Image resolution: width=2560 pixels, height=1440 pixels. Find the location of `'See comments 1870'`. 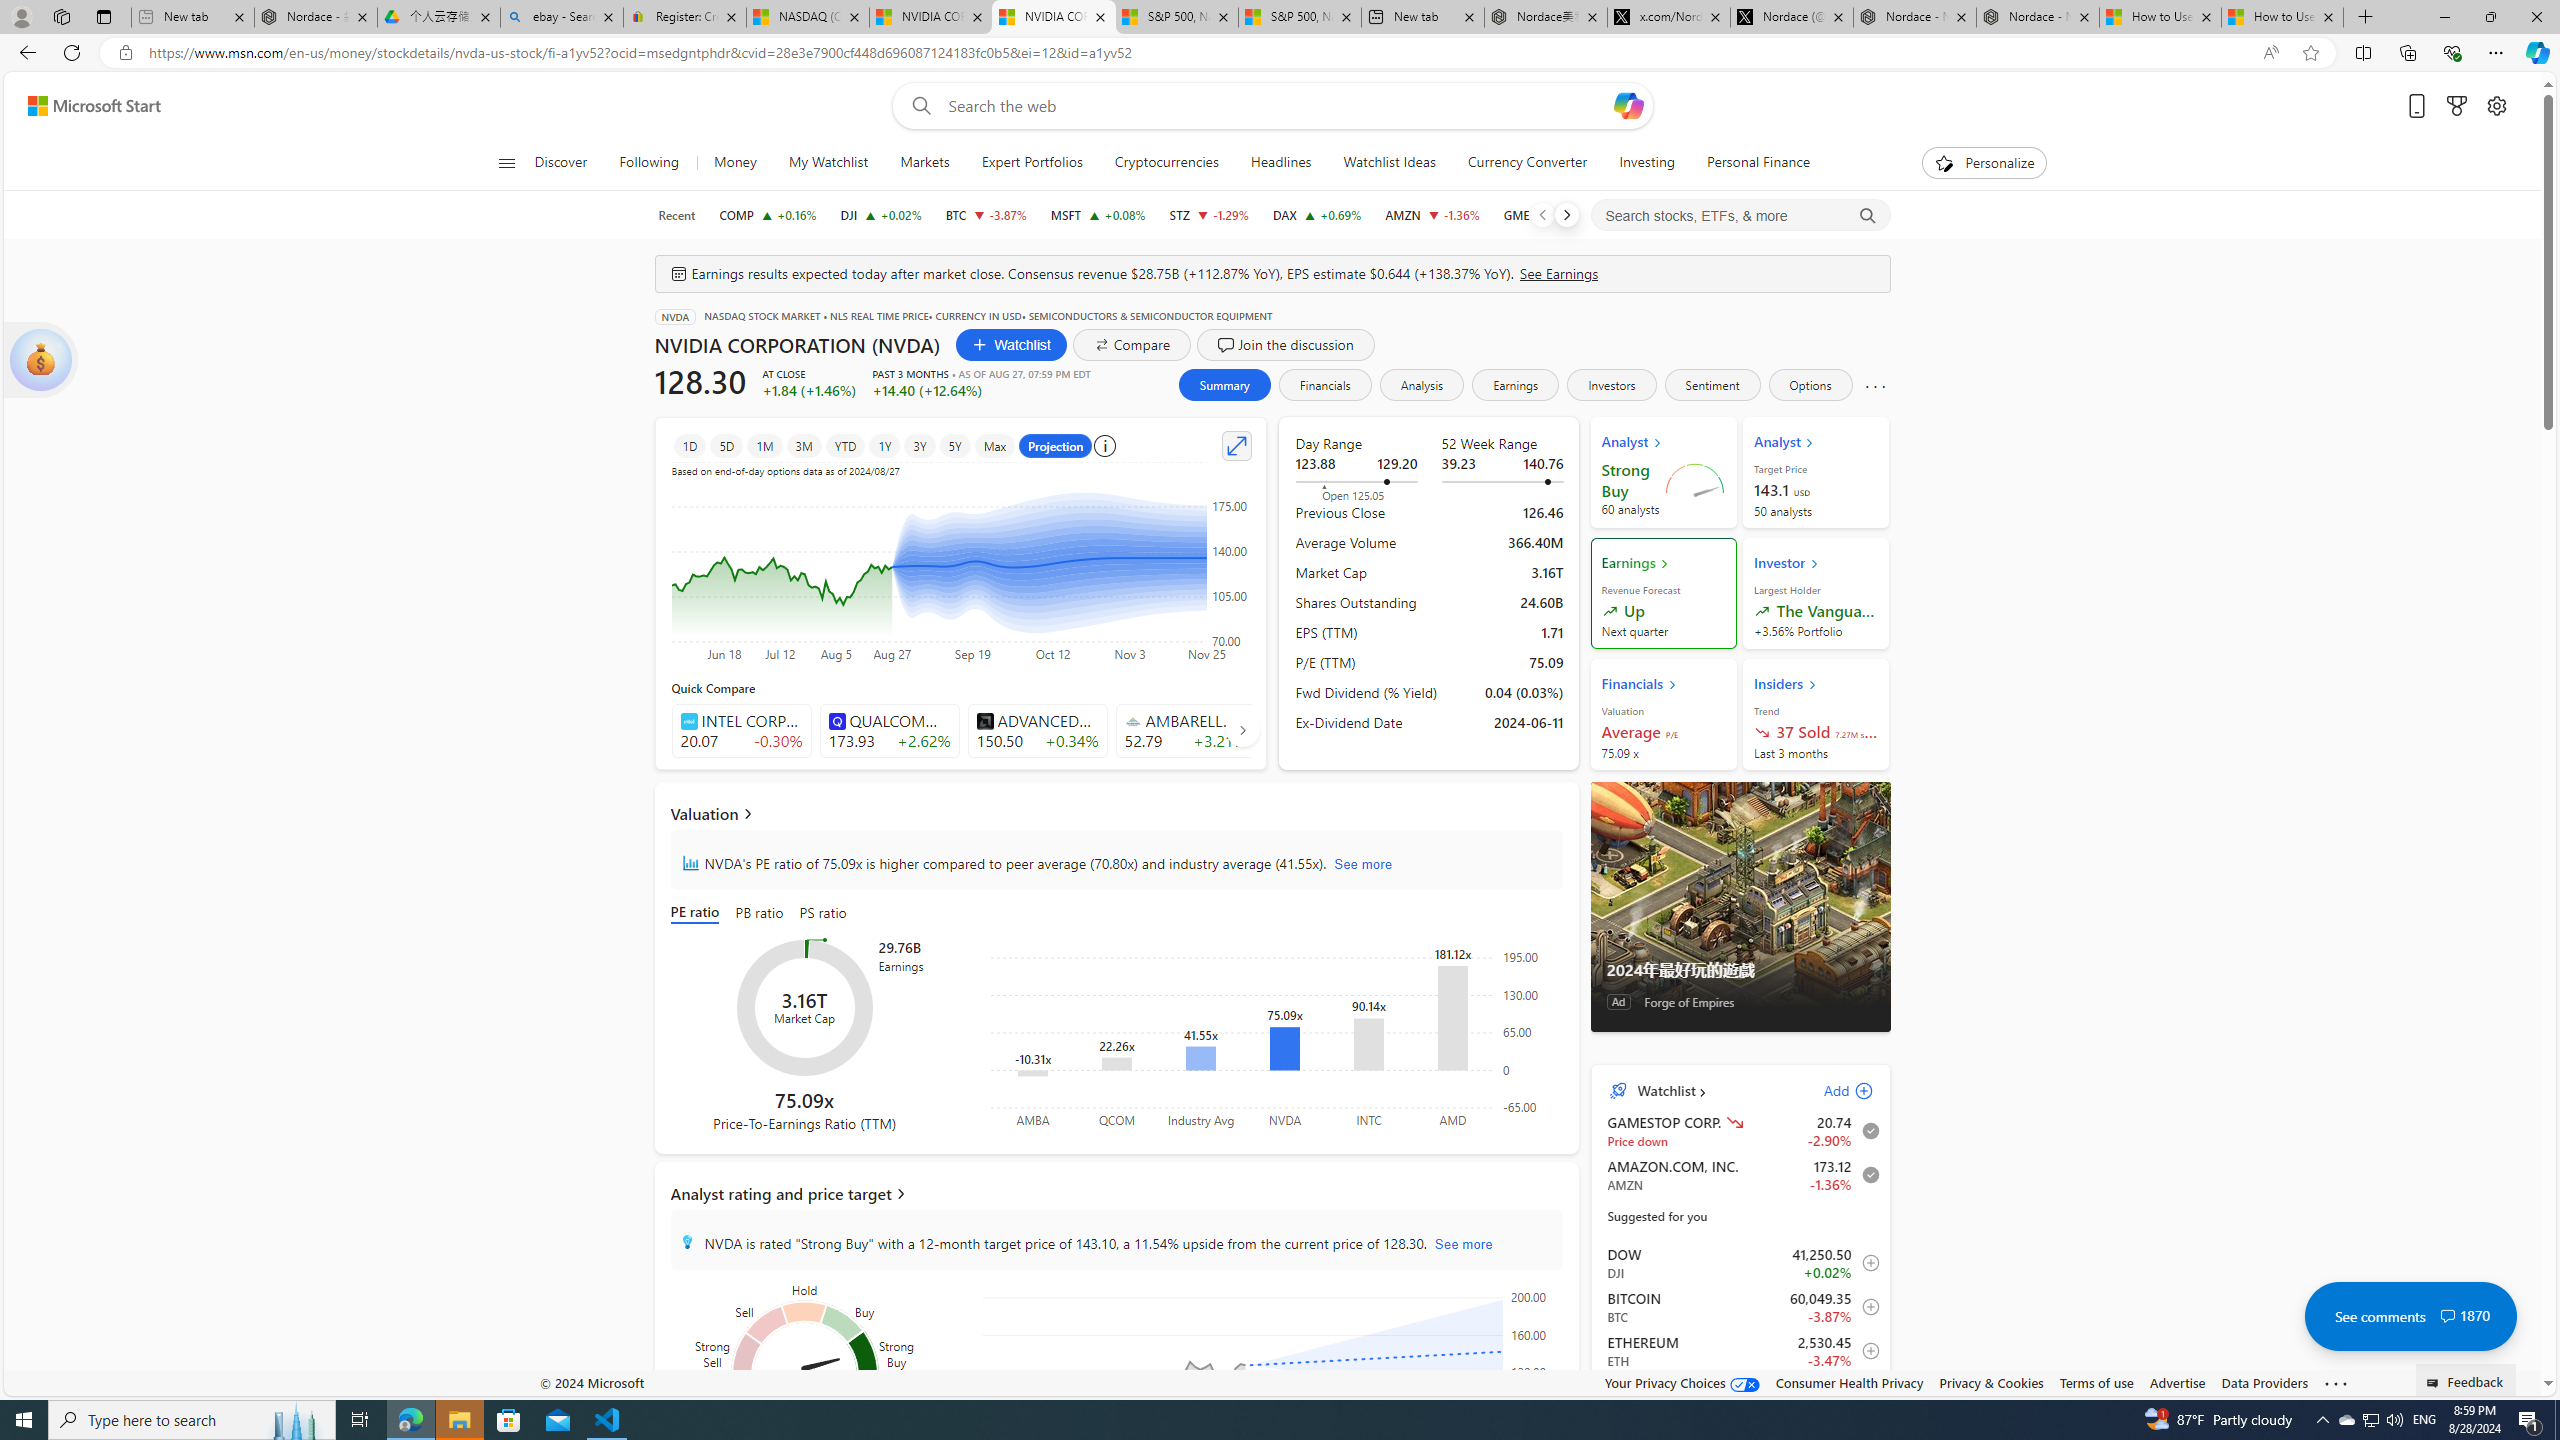

'See comments 1870' is located at coordinates (2409, 1315).